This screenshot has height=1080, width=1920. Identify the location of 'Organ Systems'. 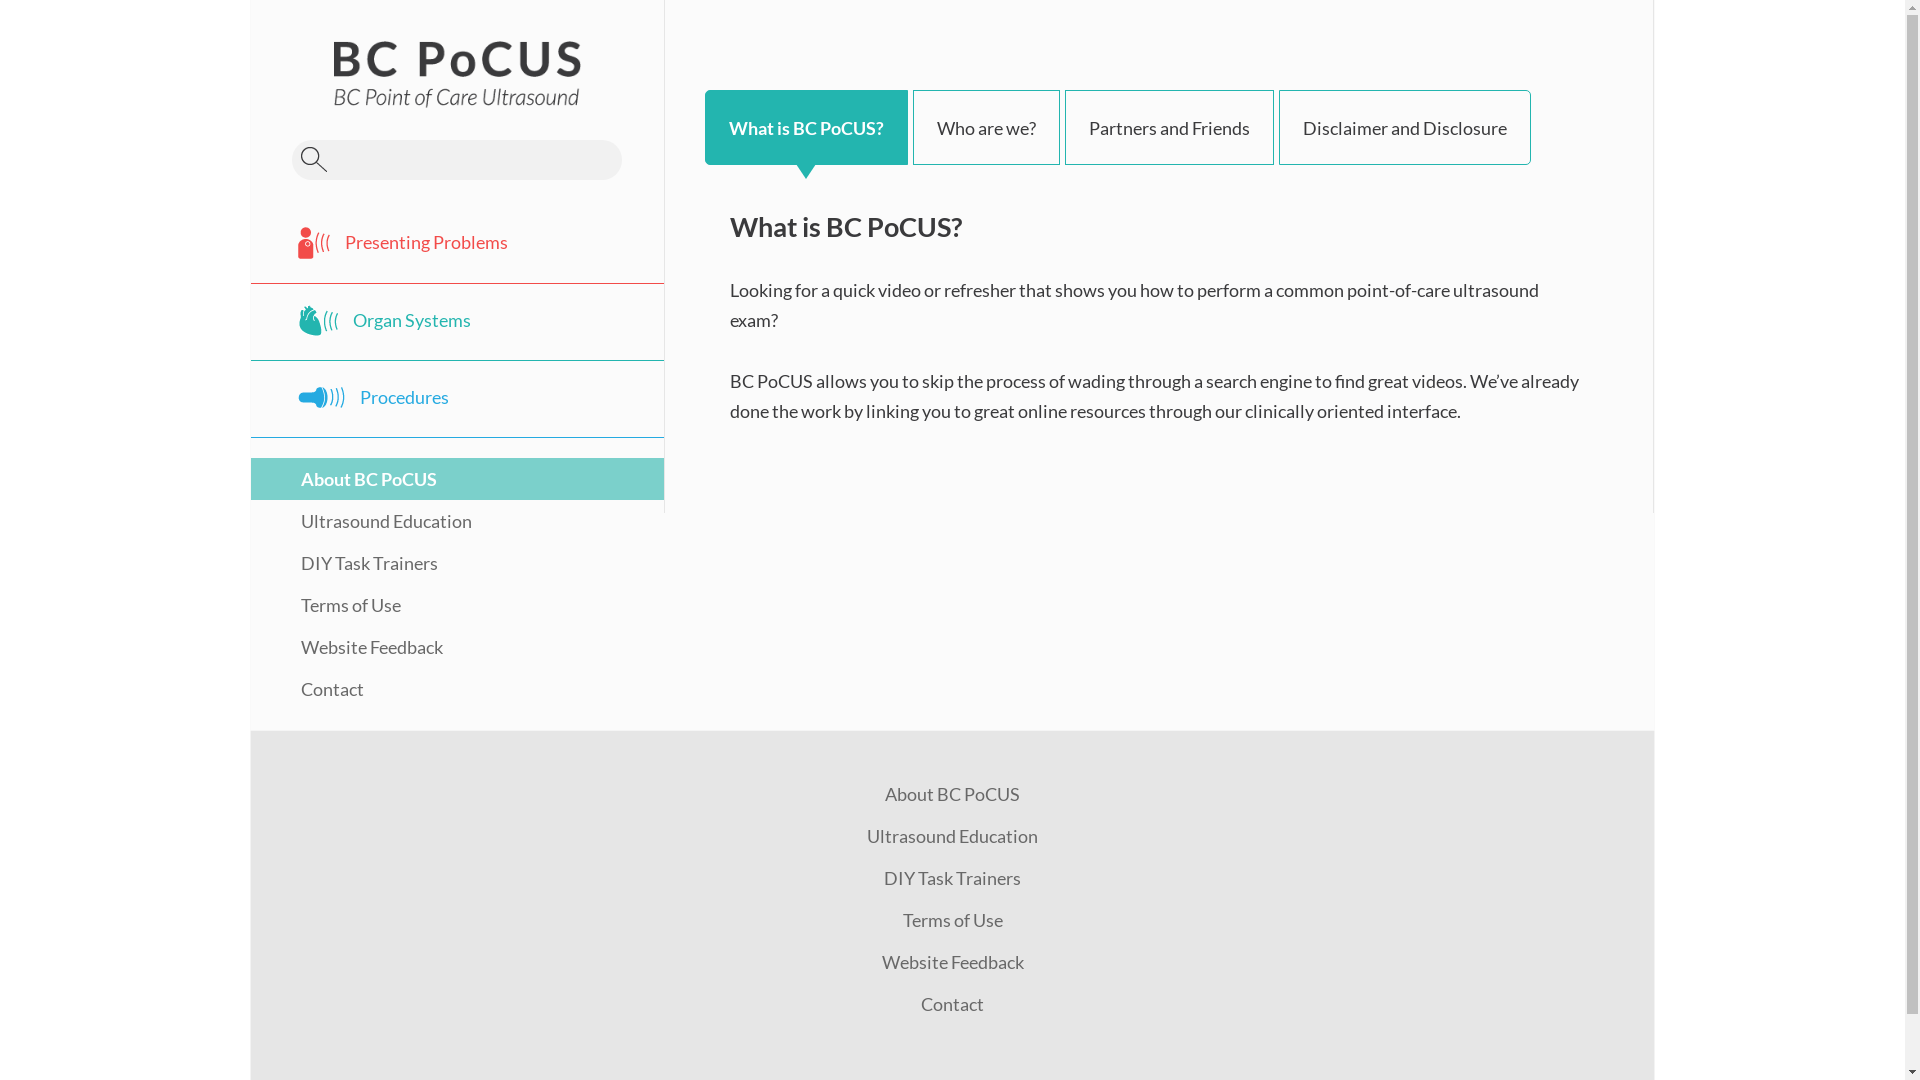
(456, 320).